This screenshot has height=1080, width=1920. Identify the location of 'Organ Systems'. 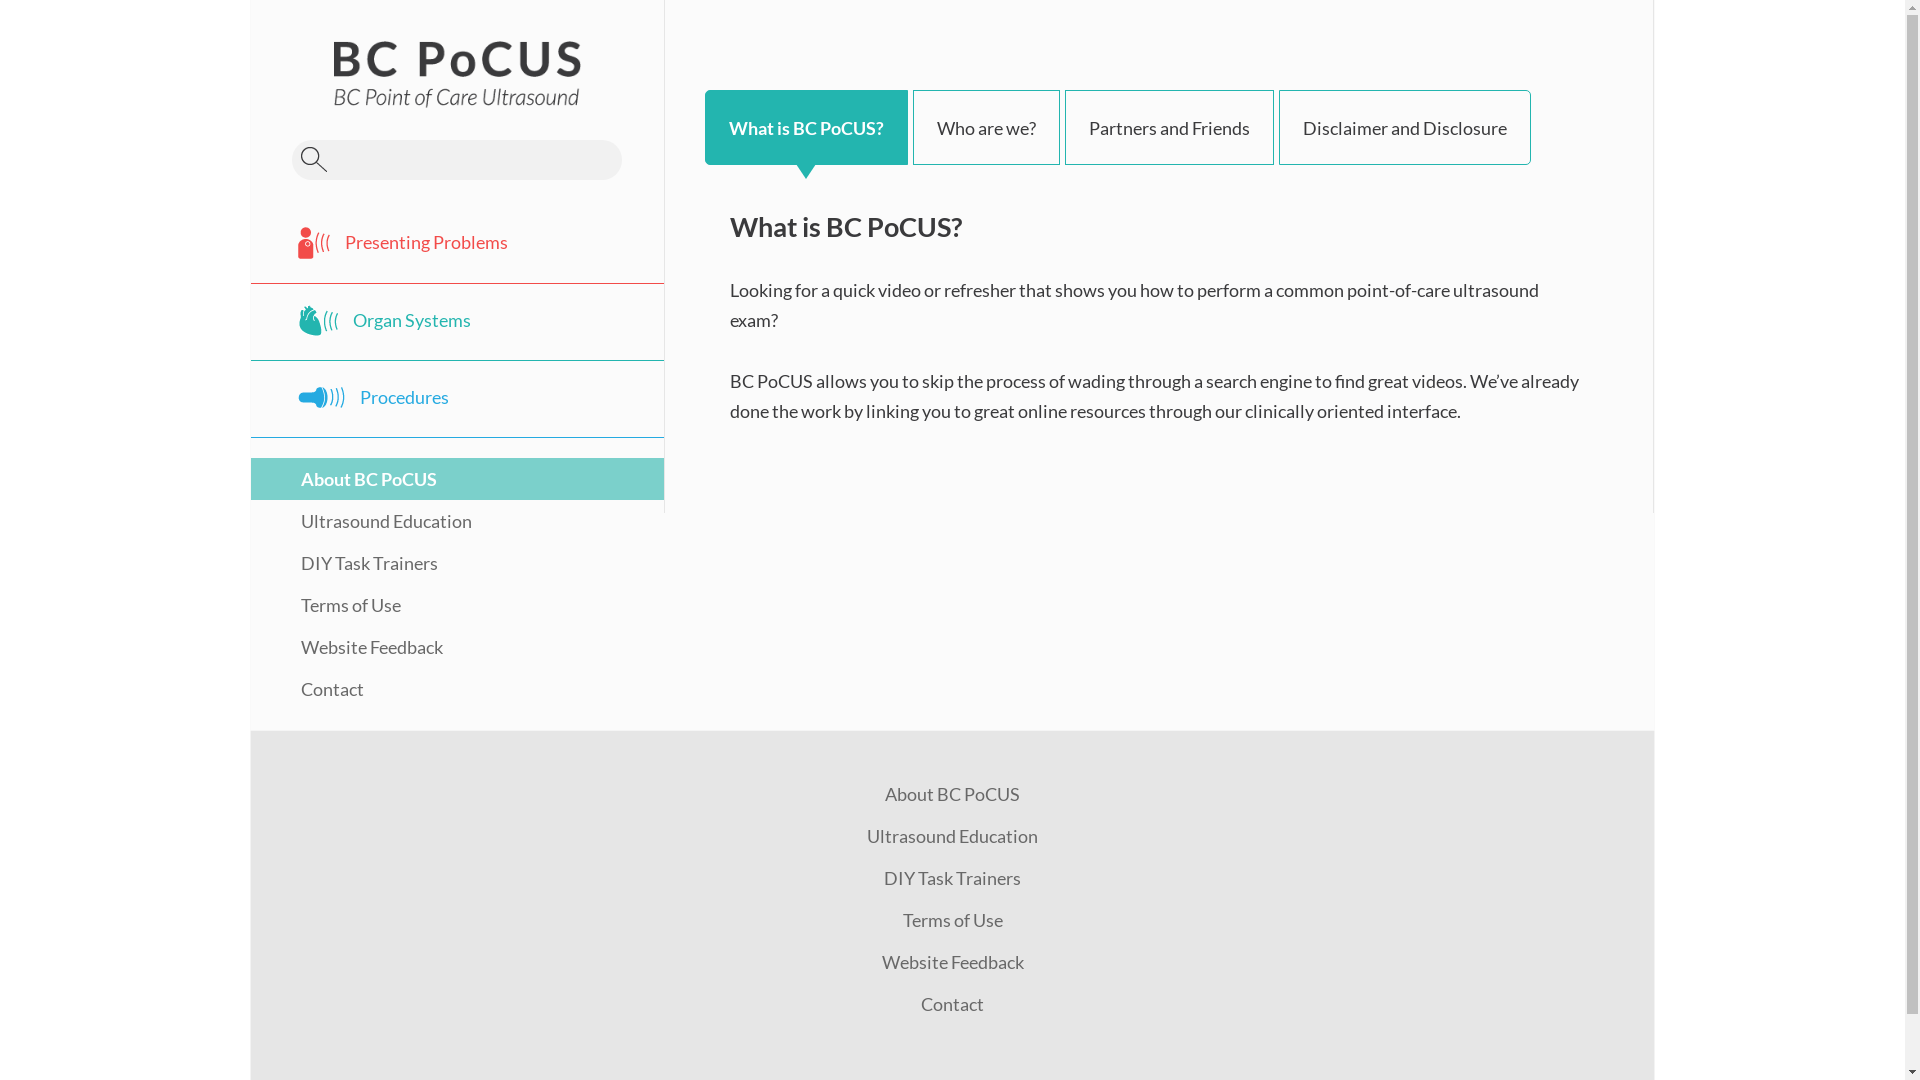
(456, 320).